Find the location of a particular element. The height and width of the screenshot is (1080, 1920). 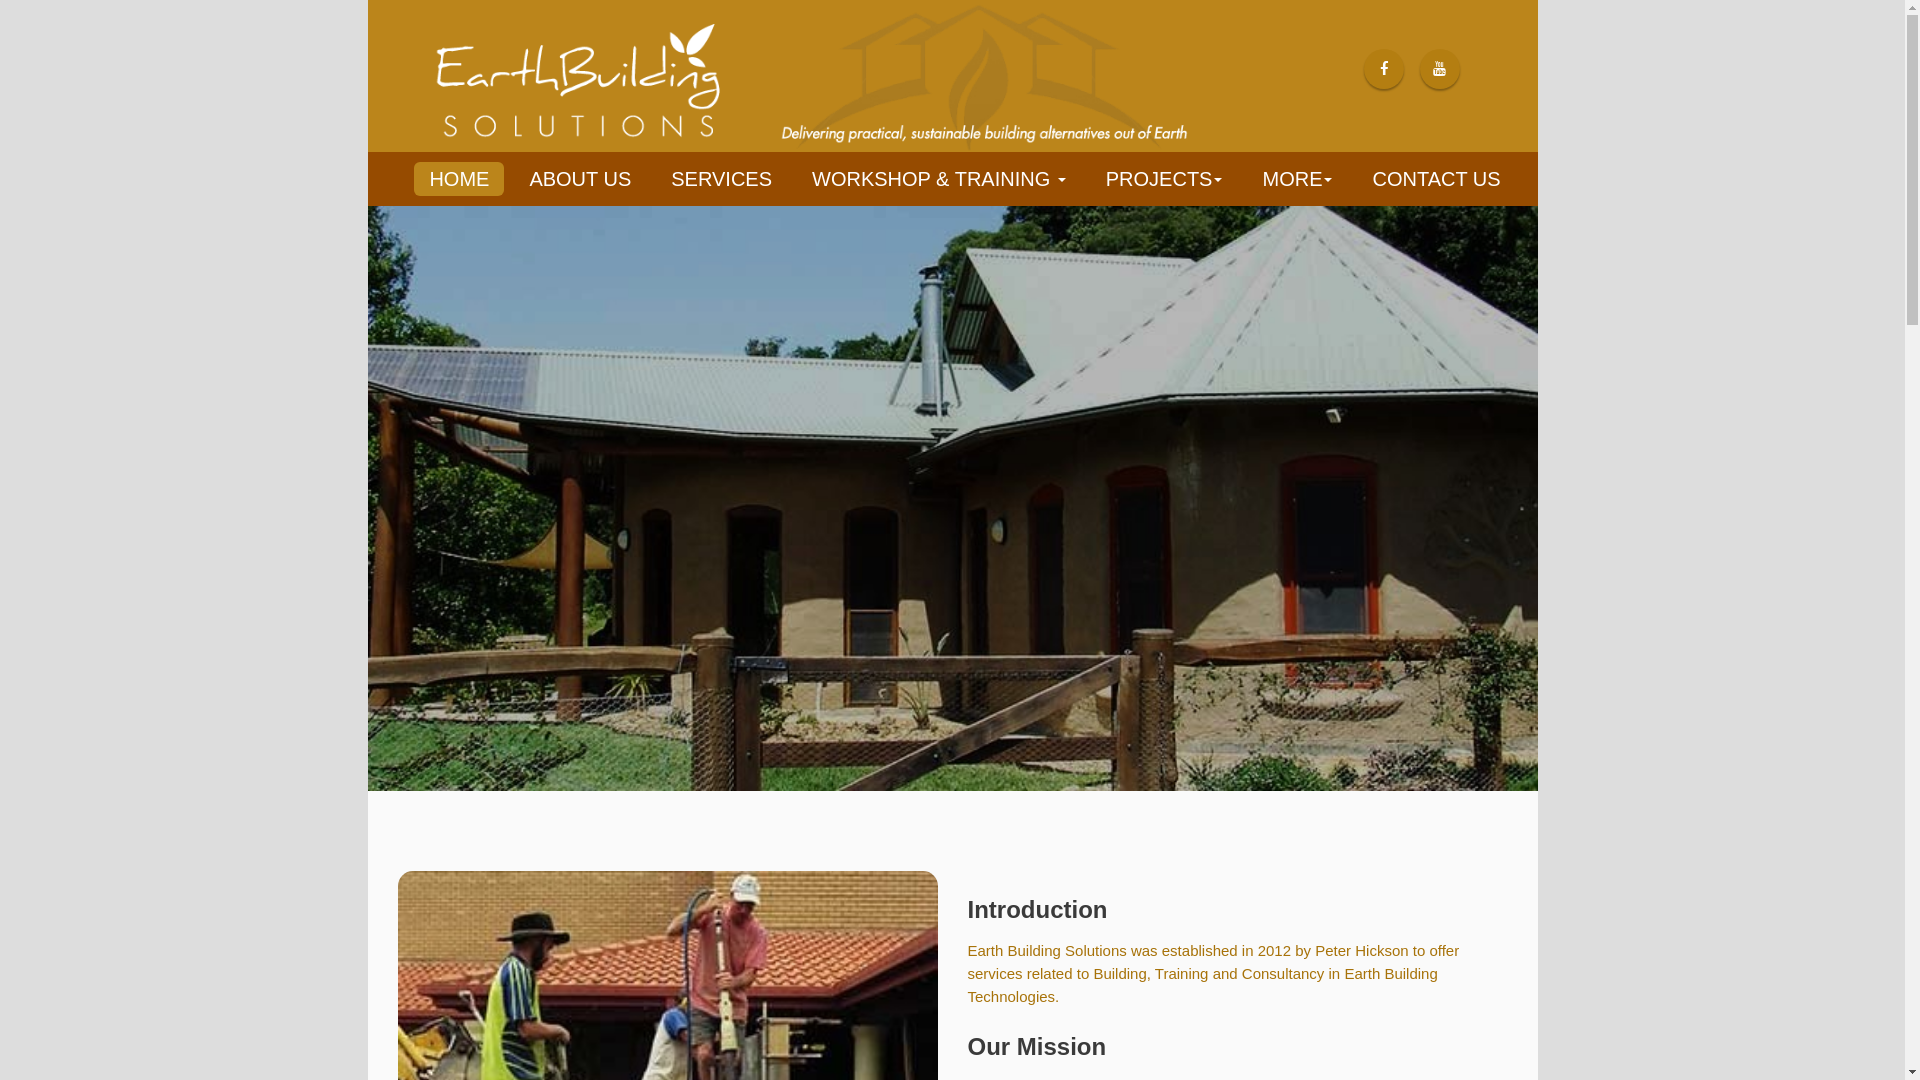

'ABOUT US' is located at coordinates (579, 177).